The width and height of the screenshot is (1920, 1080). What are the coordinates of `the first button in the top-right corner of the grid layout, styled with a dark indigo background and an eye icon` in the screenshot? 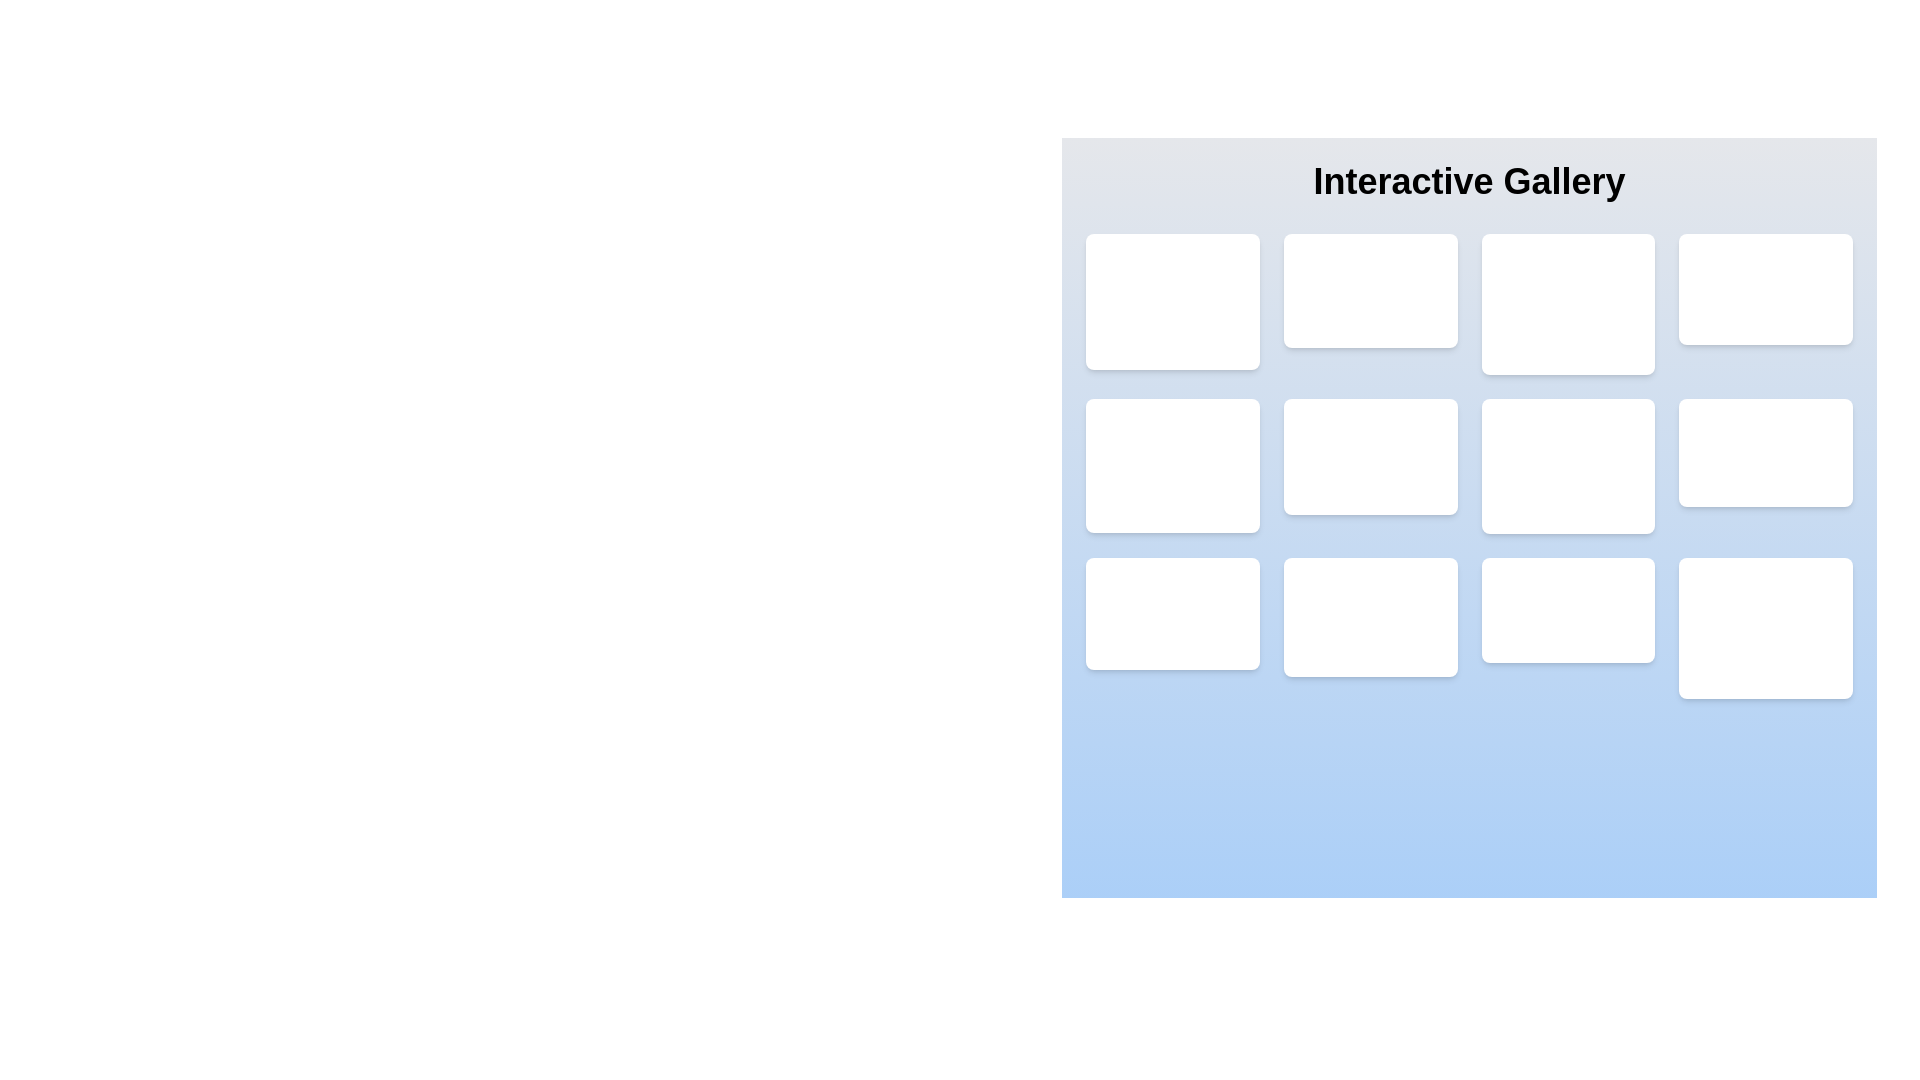 It's located at (1741, 334).